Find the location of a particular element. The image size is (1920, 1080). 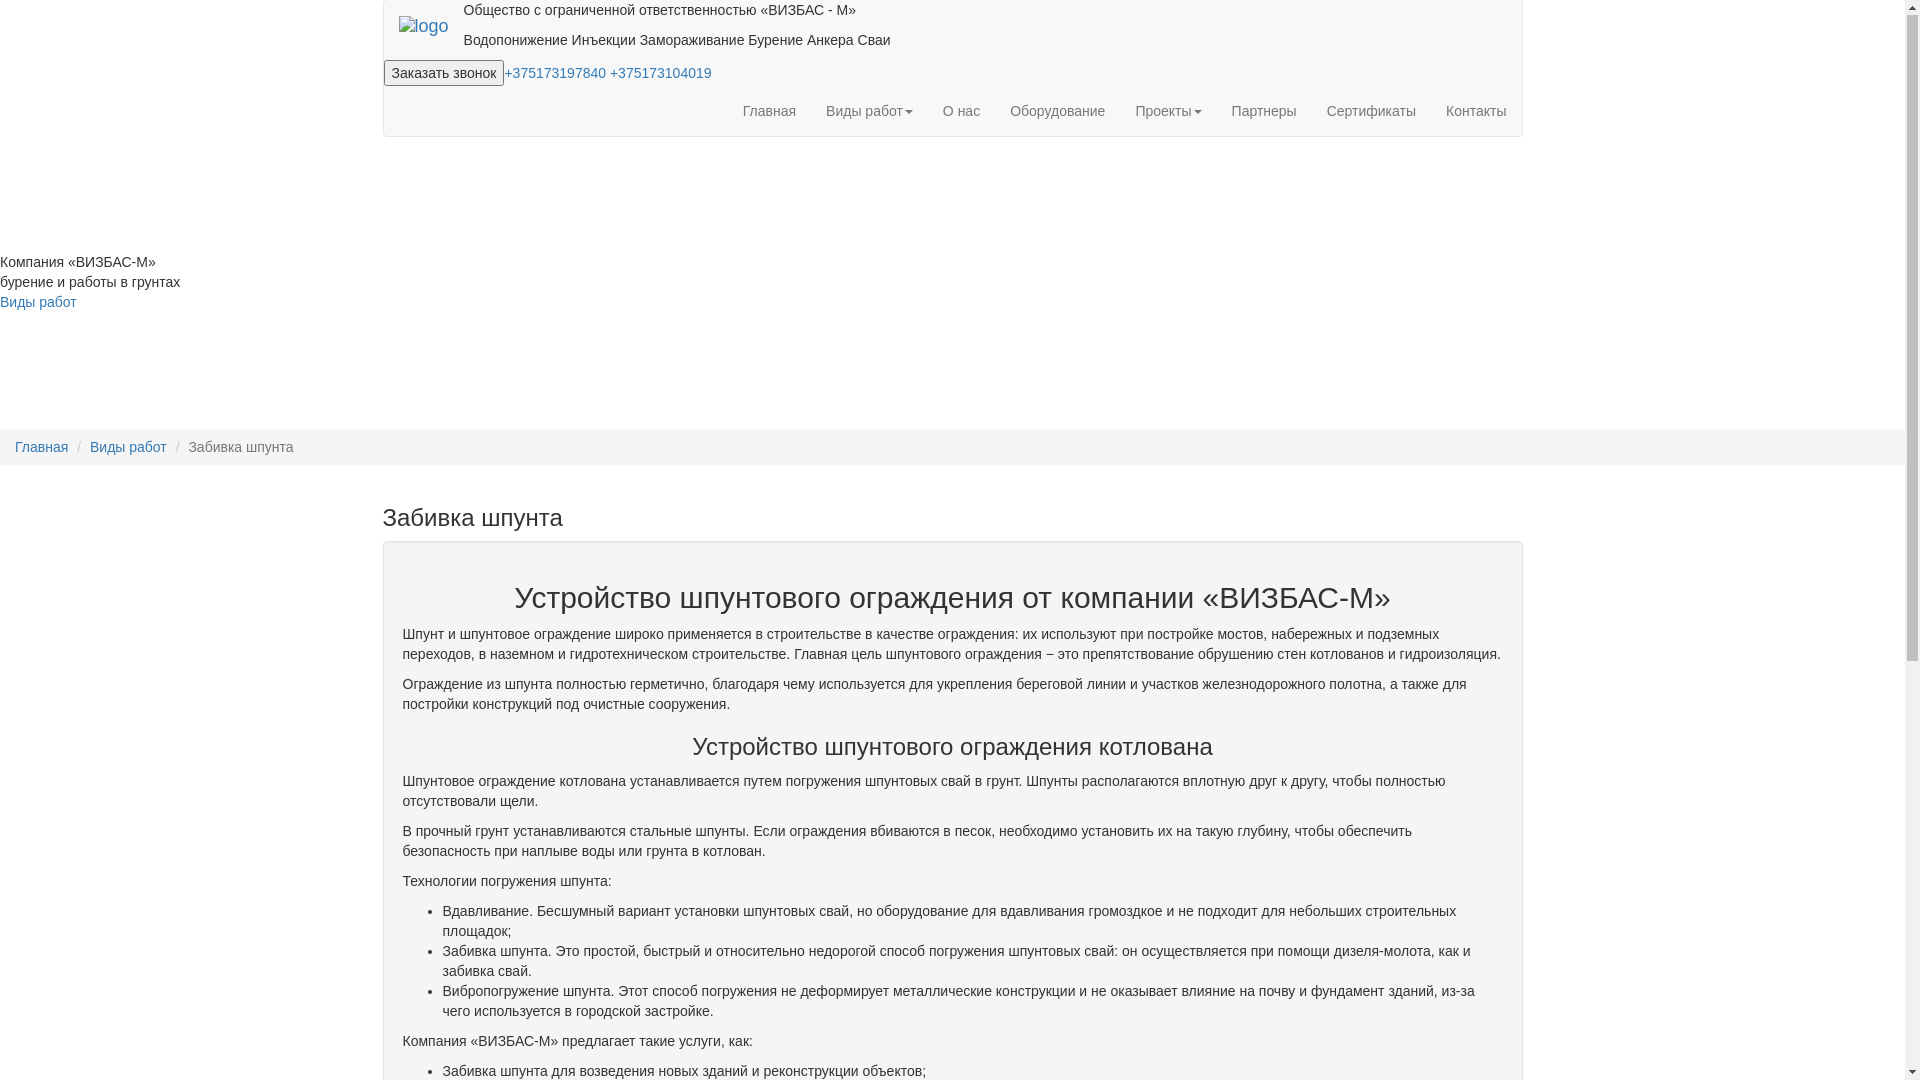

'+375173104019' is located at coordinates (661, 72).